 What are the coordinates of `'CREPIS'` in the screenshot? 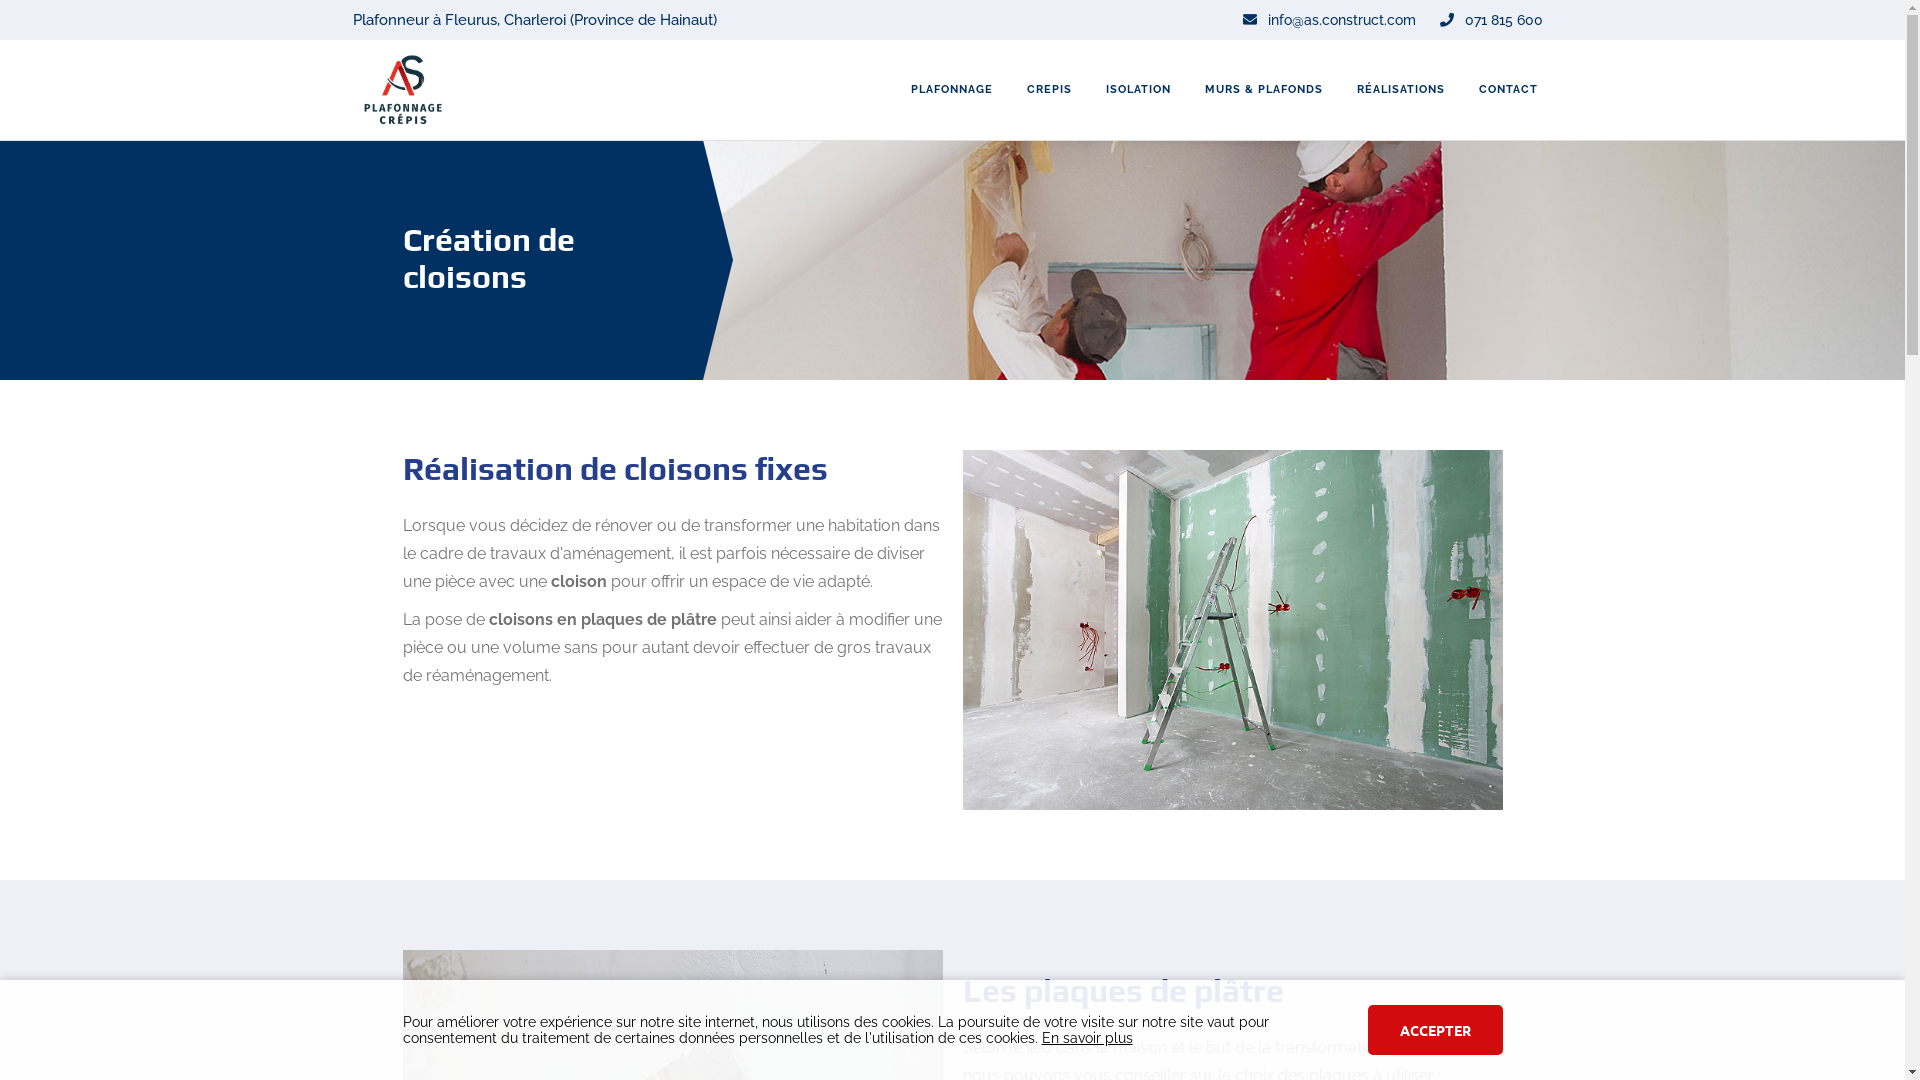 It's located at (1048, 88).